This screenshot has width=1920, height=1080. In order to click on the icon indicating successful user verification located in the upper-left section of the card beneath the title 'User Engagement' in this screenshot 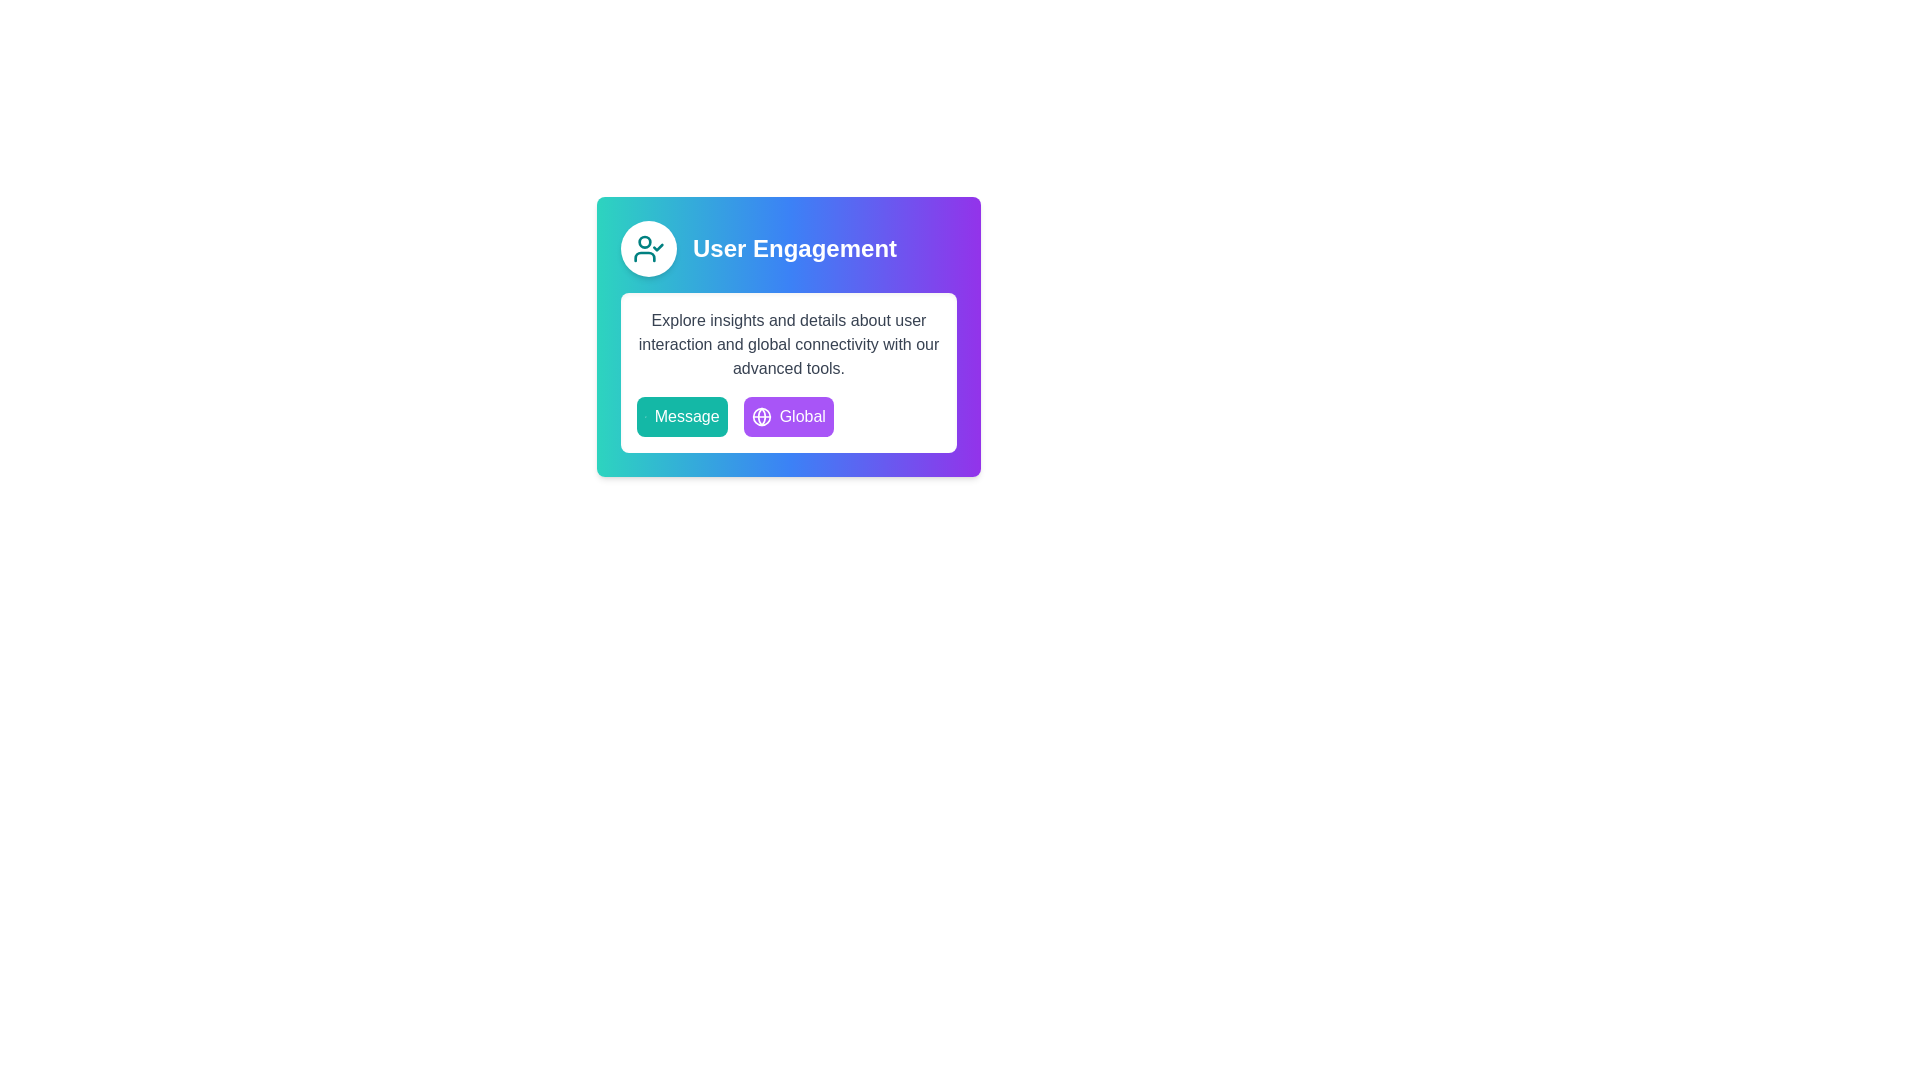, I will do `click(648, 248)`.